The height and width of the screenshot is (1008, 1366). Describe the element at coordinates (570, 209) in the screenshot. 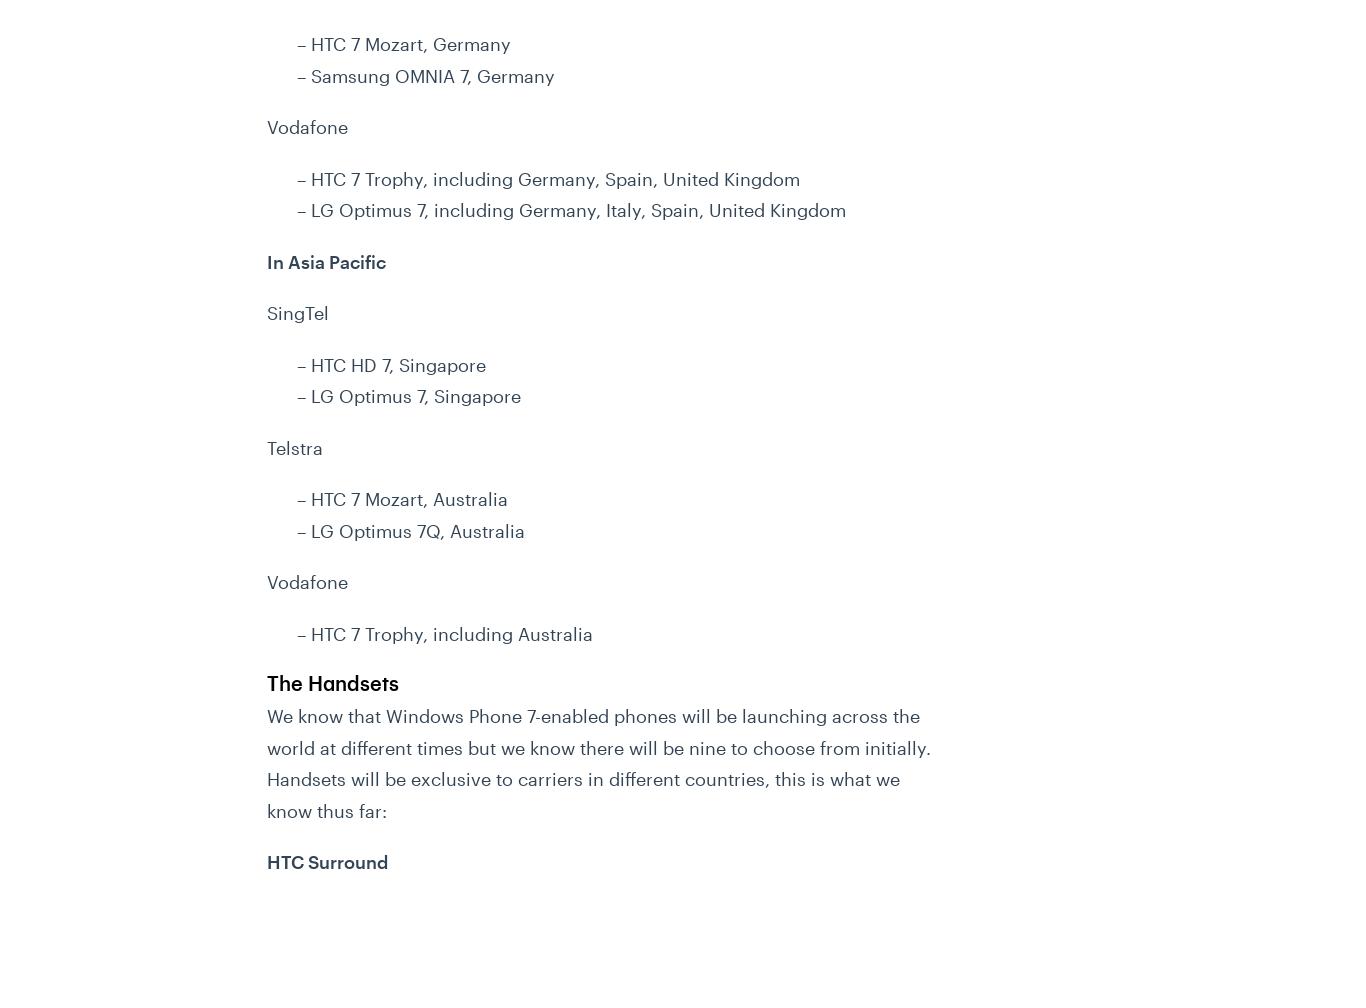

I see `'– LG Optimus 7, including Germany, Italy, Spain, United Kingdom'` at that location.